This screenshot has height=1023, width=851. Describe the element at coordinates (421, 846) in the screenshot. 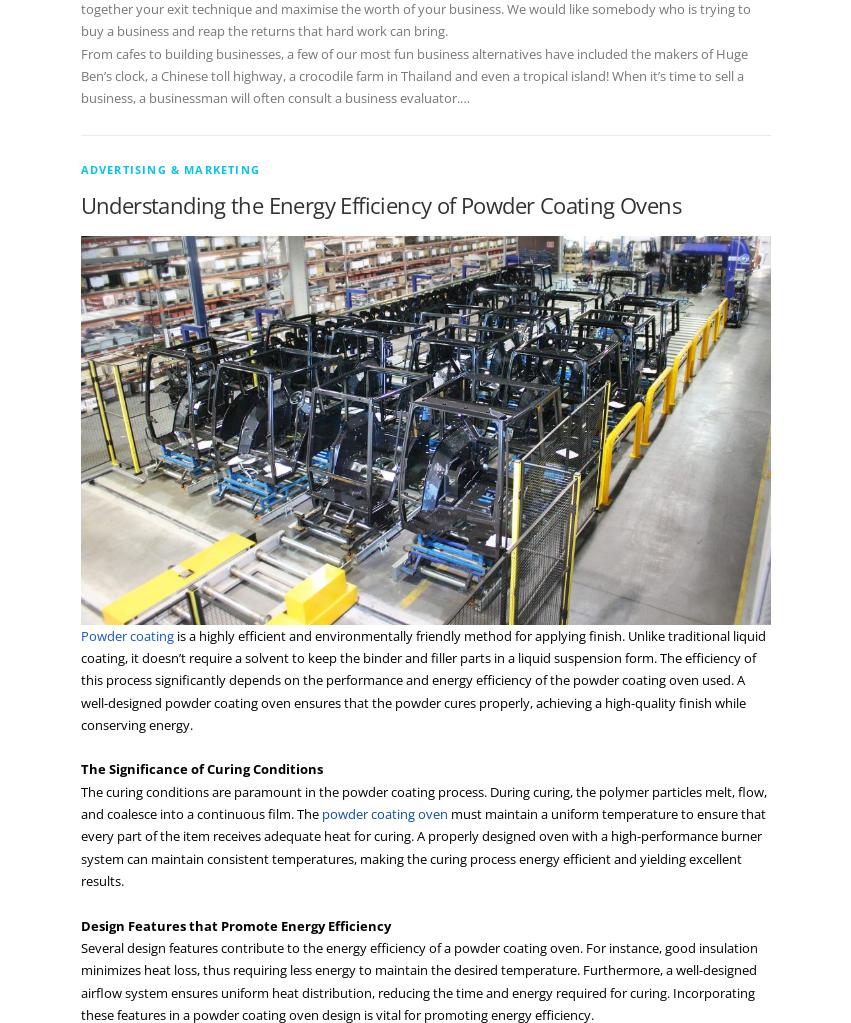

I see `'must maintain a uniform temperature to ensure that every part of the item receives adequate heat for curing. A properly designed oven with a high-performance burner system can maintain consistent temperatures, making the curing process energy efficient and yielding excellent results.'` at that location.